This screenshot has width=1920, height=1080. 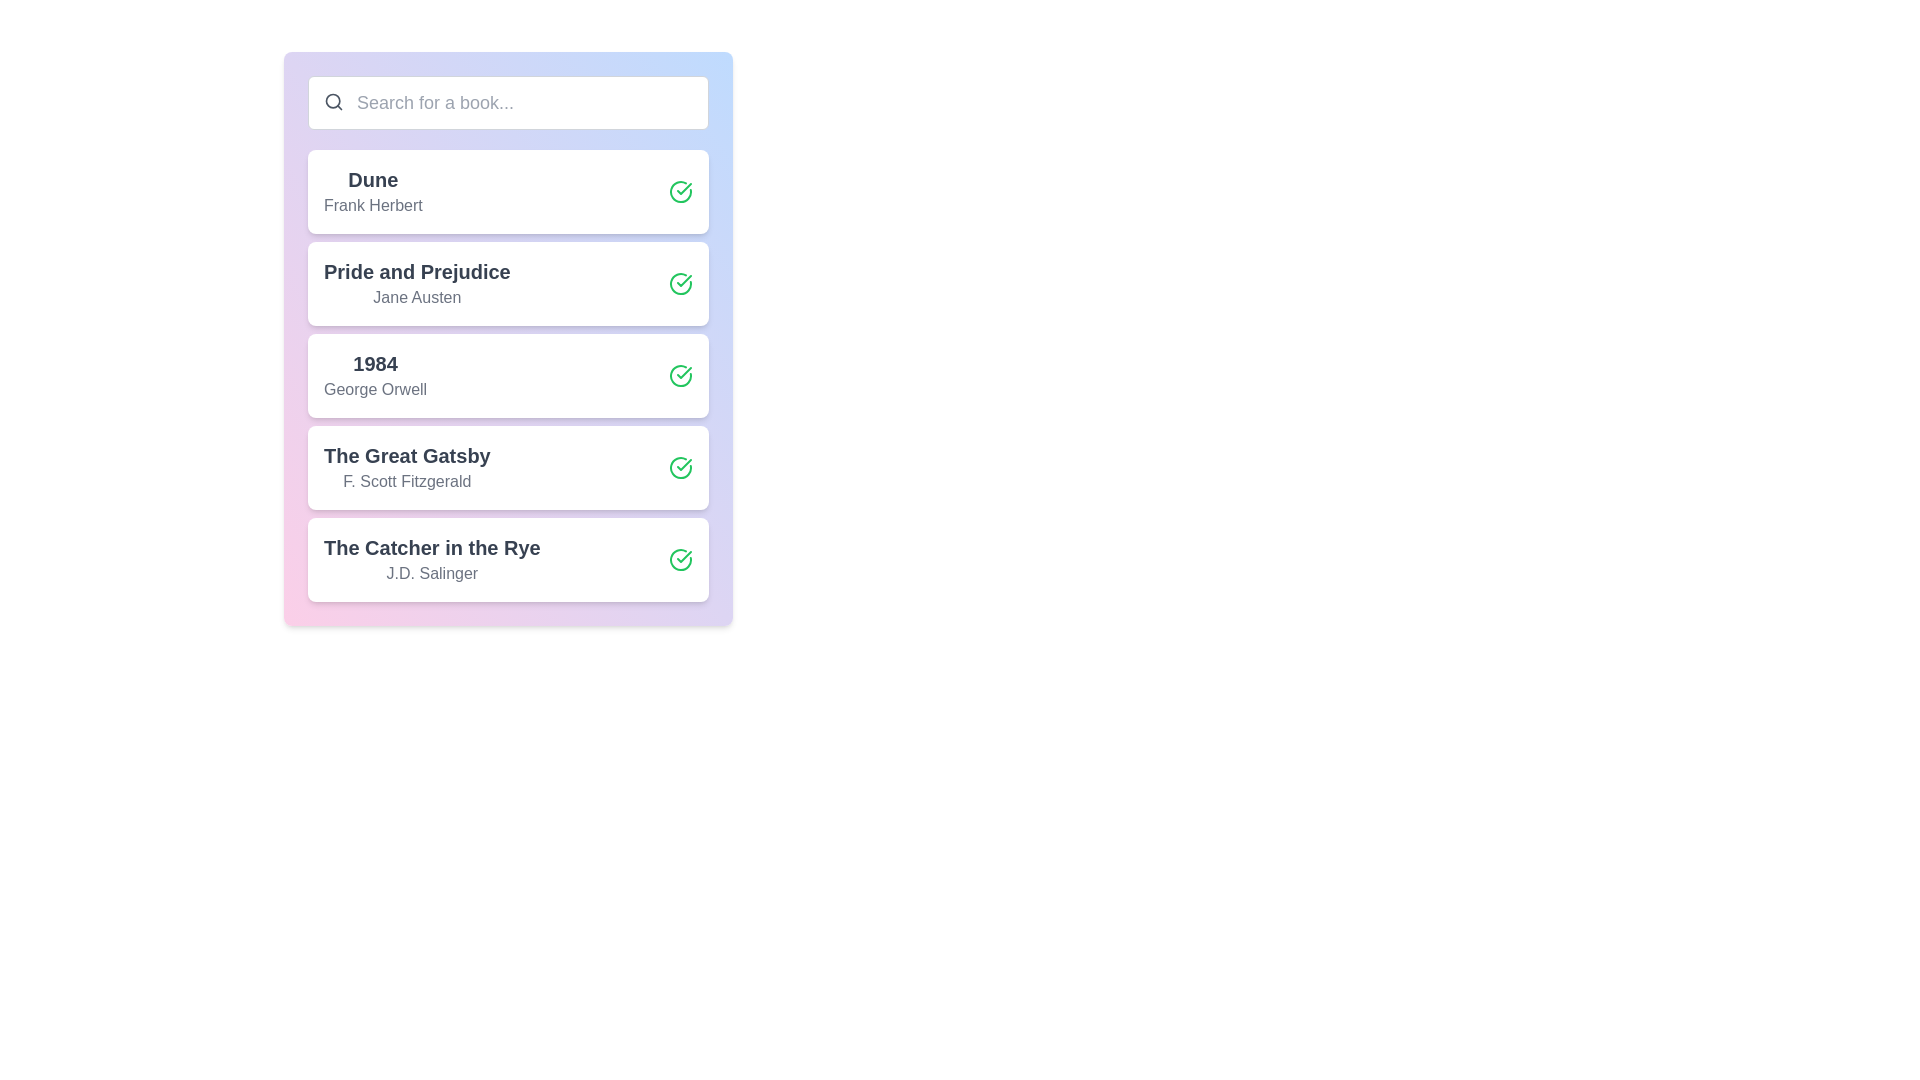 What do you see at coordinates (373, 205) in the screenshot?
I see `the text label displaying the author's name for the book 'Dune', which is located directly below the title 'Dune' in the first entry of a vertically listed set of items` at bounding box center [373, 205].